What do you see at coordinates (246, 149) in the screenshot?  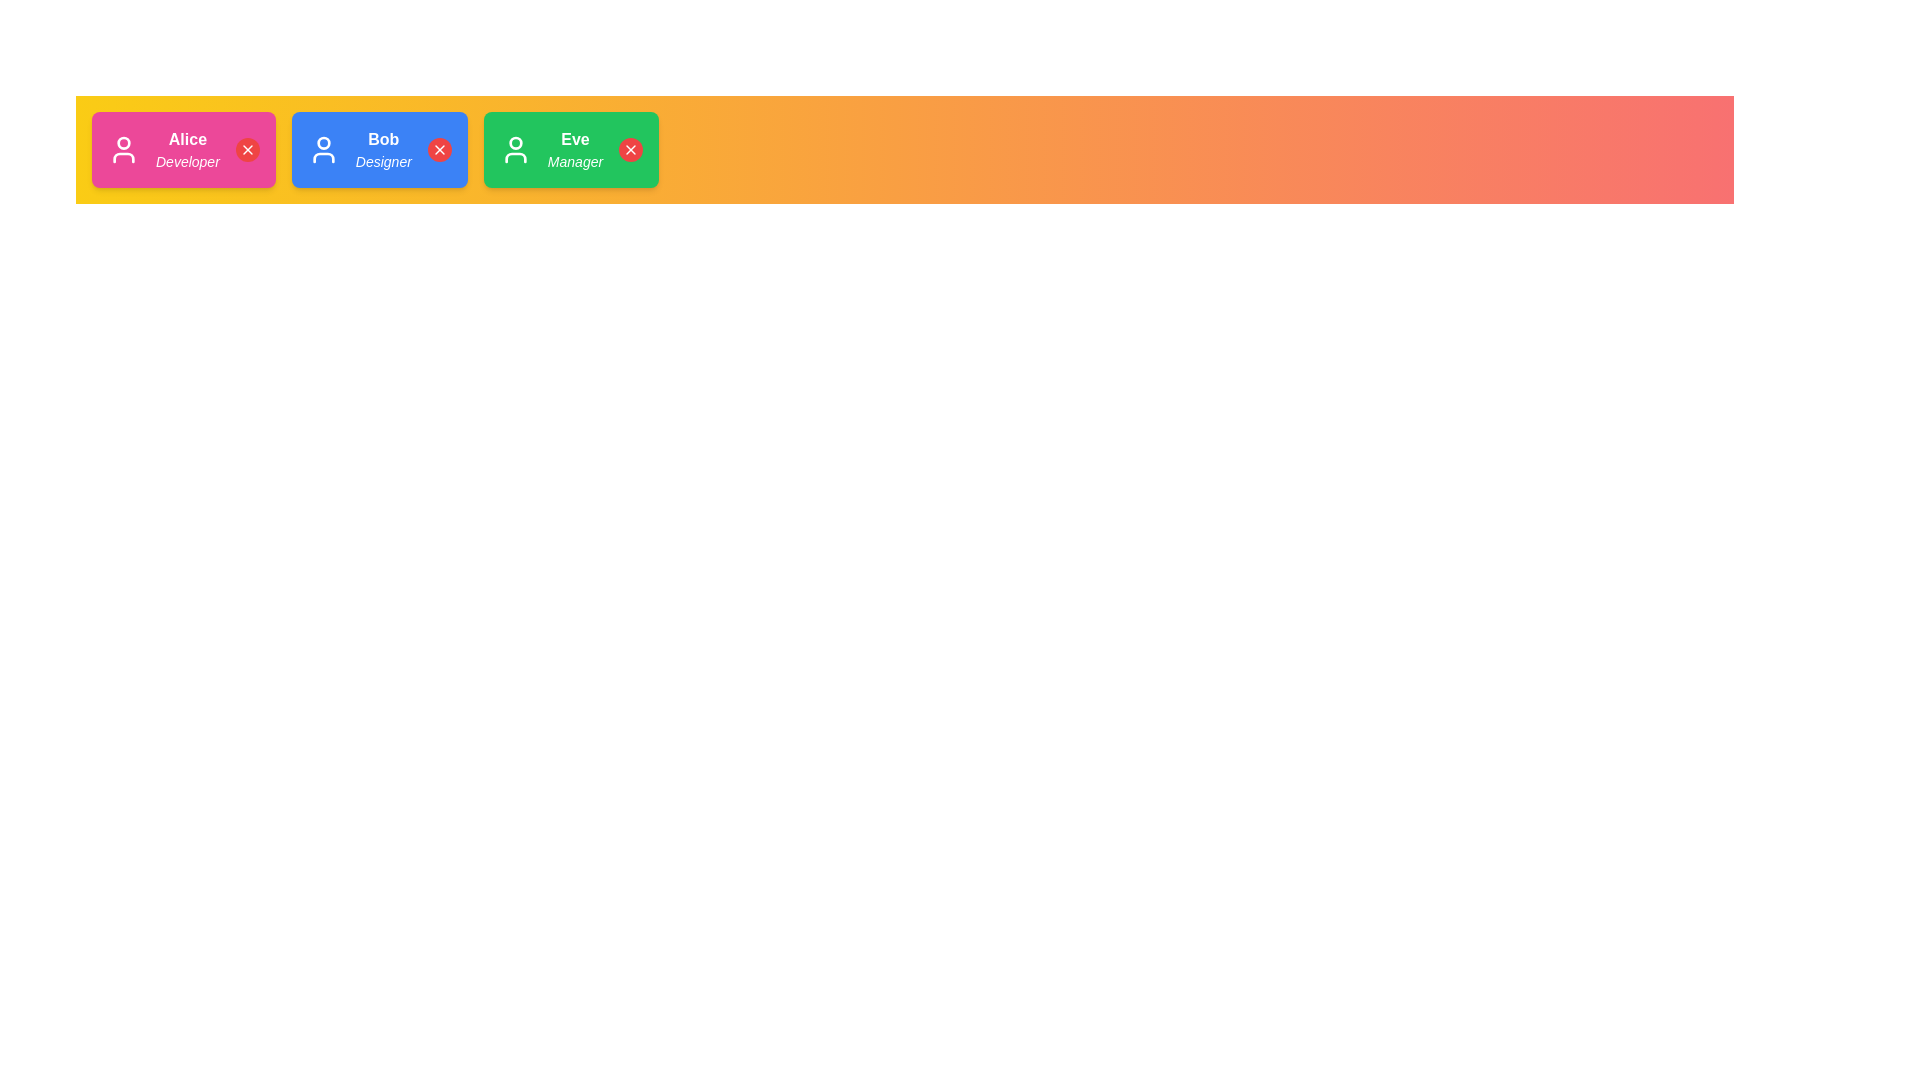 I see `the close button of the avatar chip corresponding to Alice` at bounding box center [246, 149].